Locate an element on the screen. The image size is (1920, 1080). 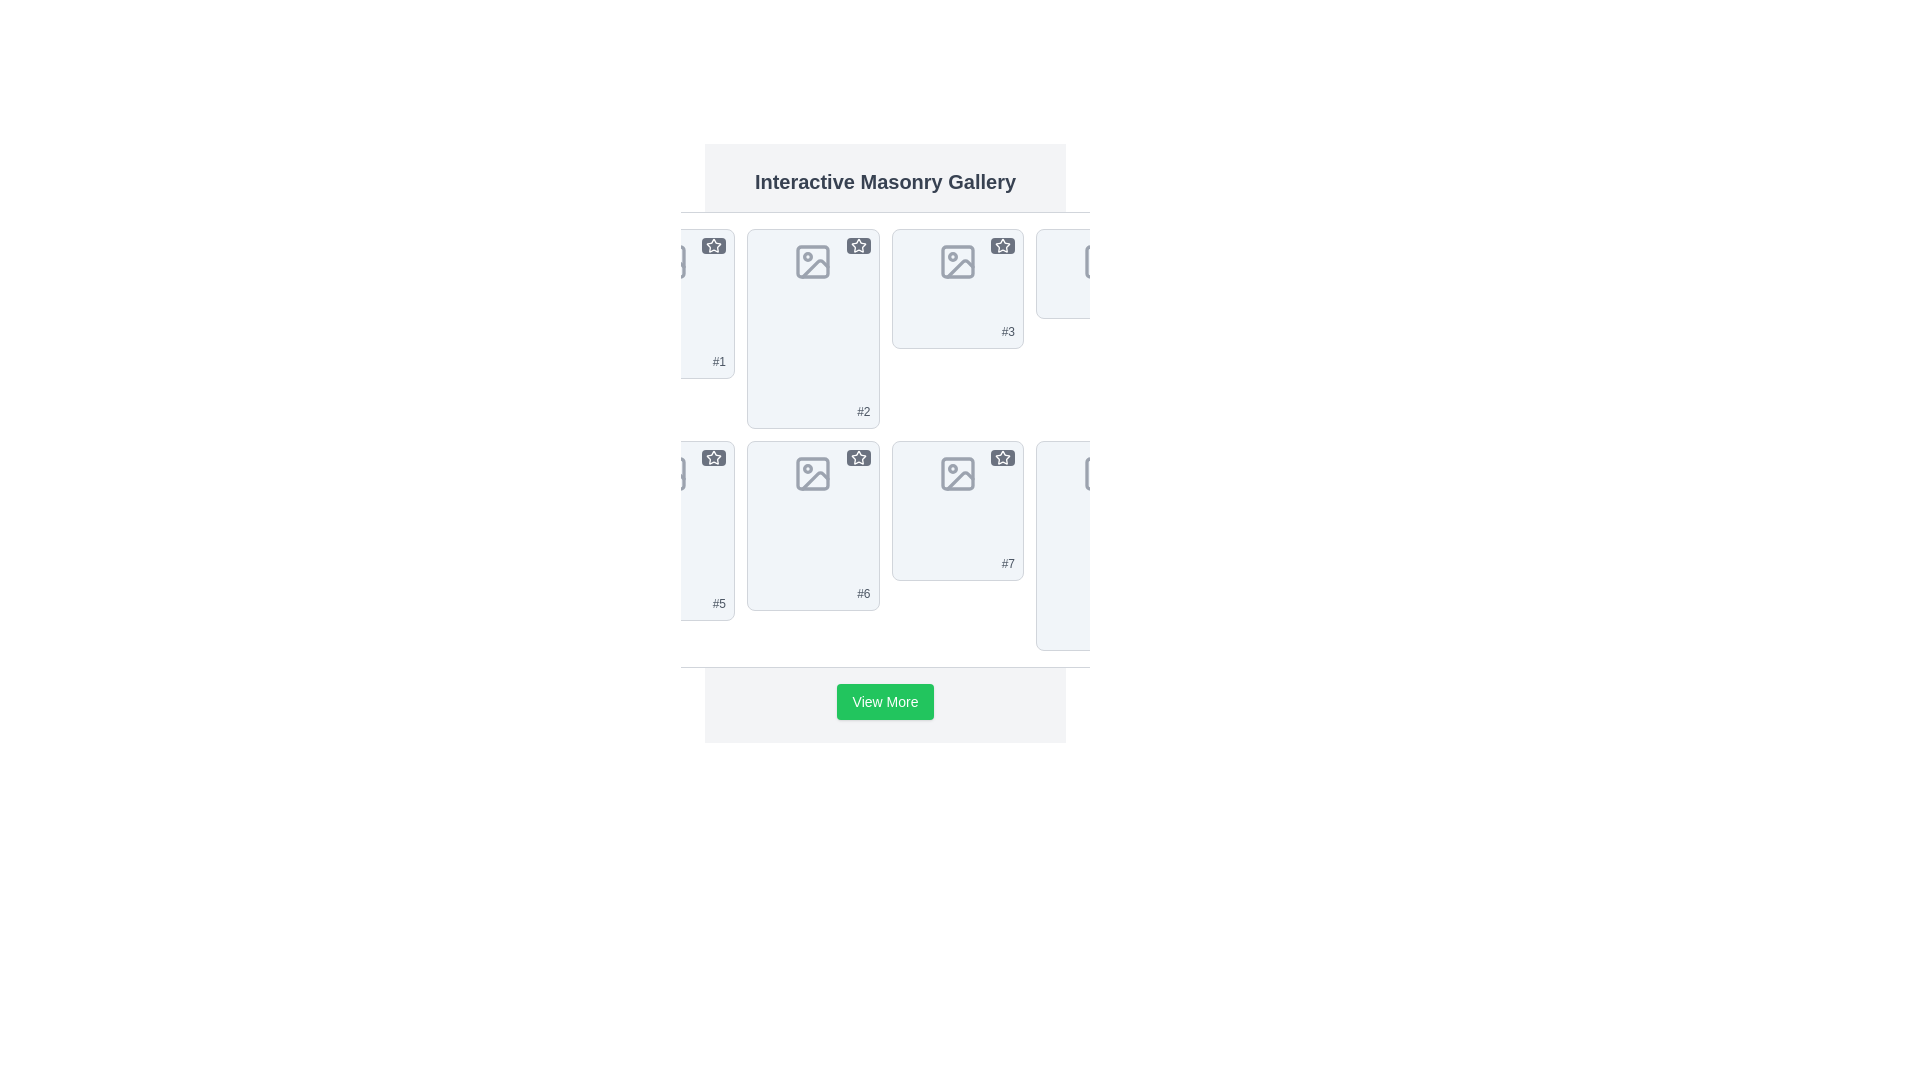
the favorite toggle button located in the top-right corner of card '#5' is located at coordinates (714, 458).